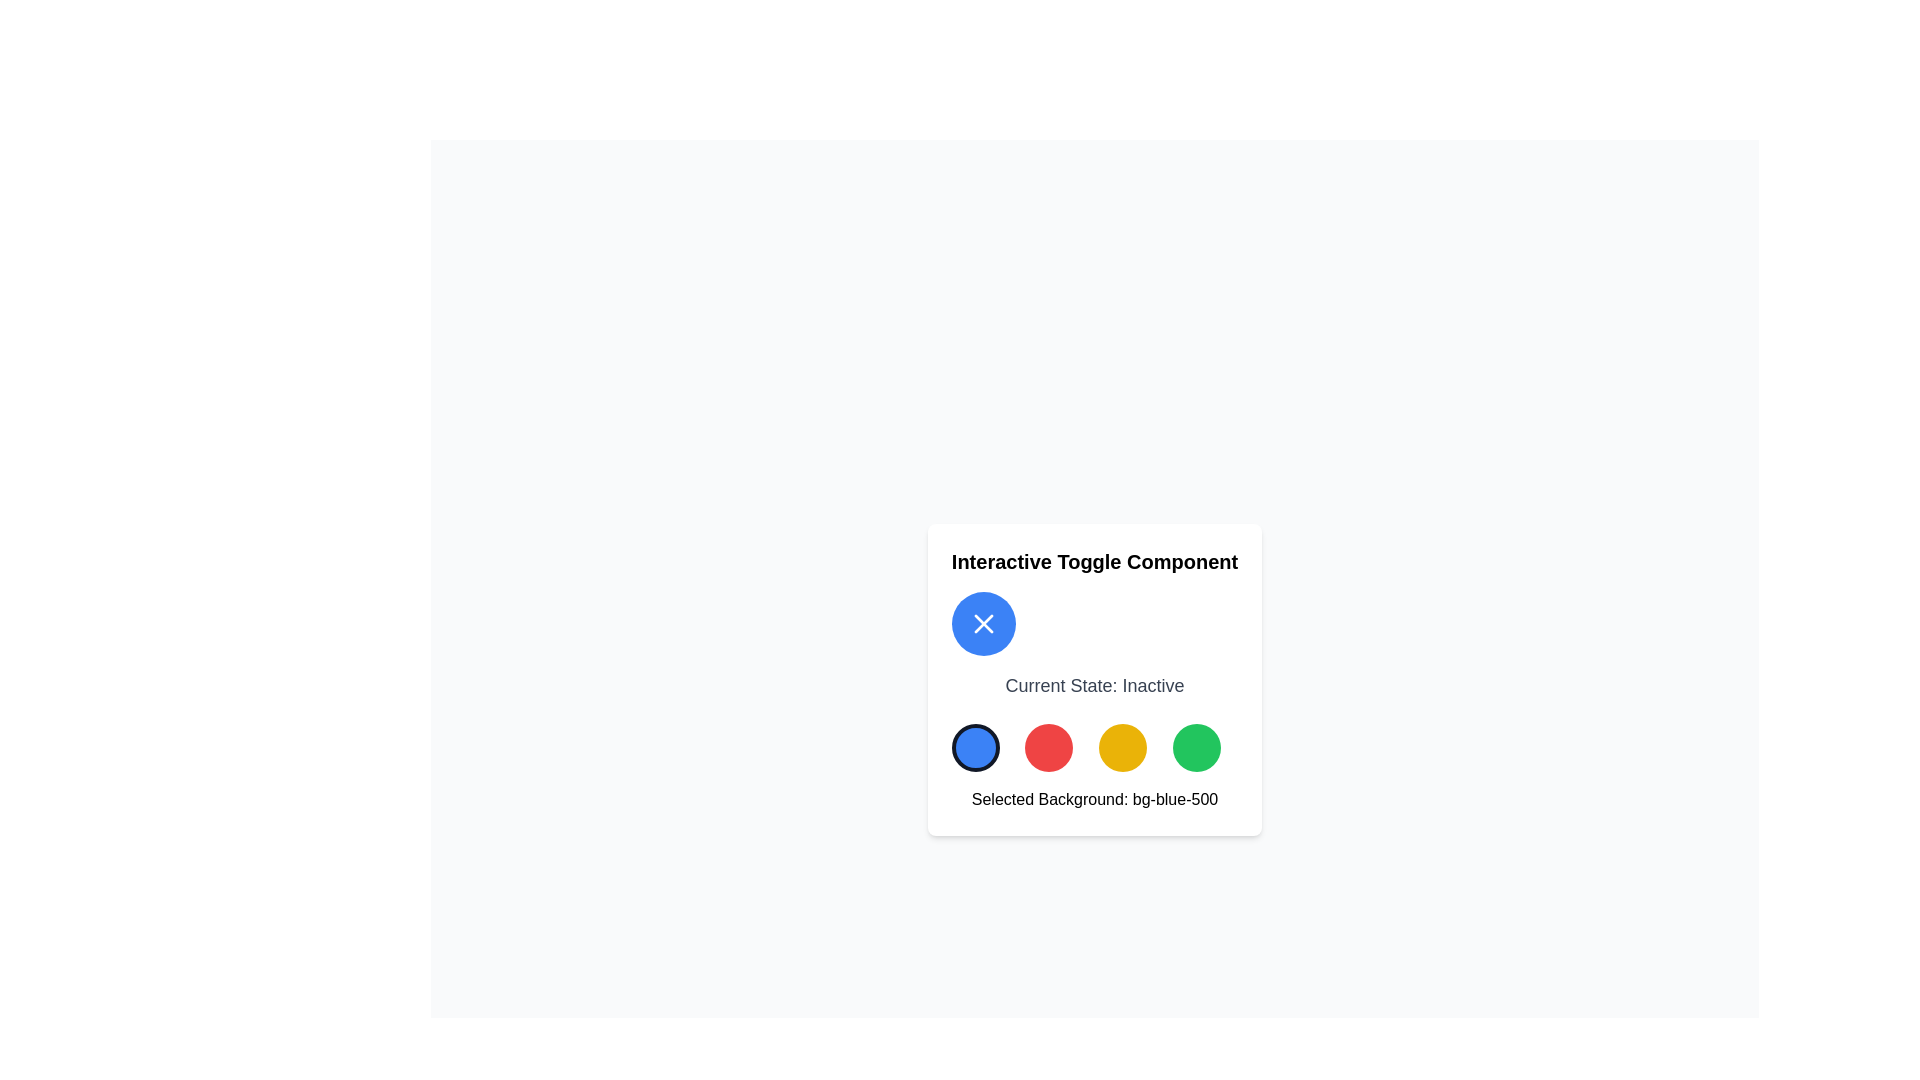 Image resolution: width=1920 pixels, height=1080 pixels. I want to click on the close or cancel action indicator represented by the SVG graphic located at the center-right area of the interface, which is part of the toggle functionality, so click(983, 623).